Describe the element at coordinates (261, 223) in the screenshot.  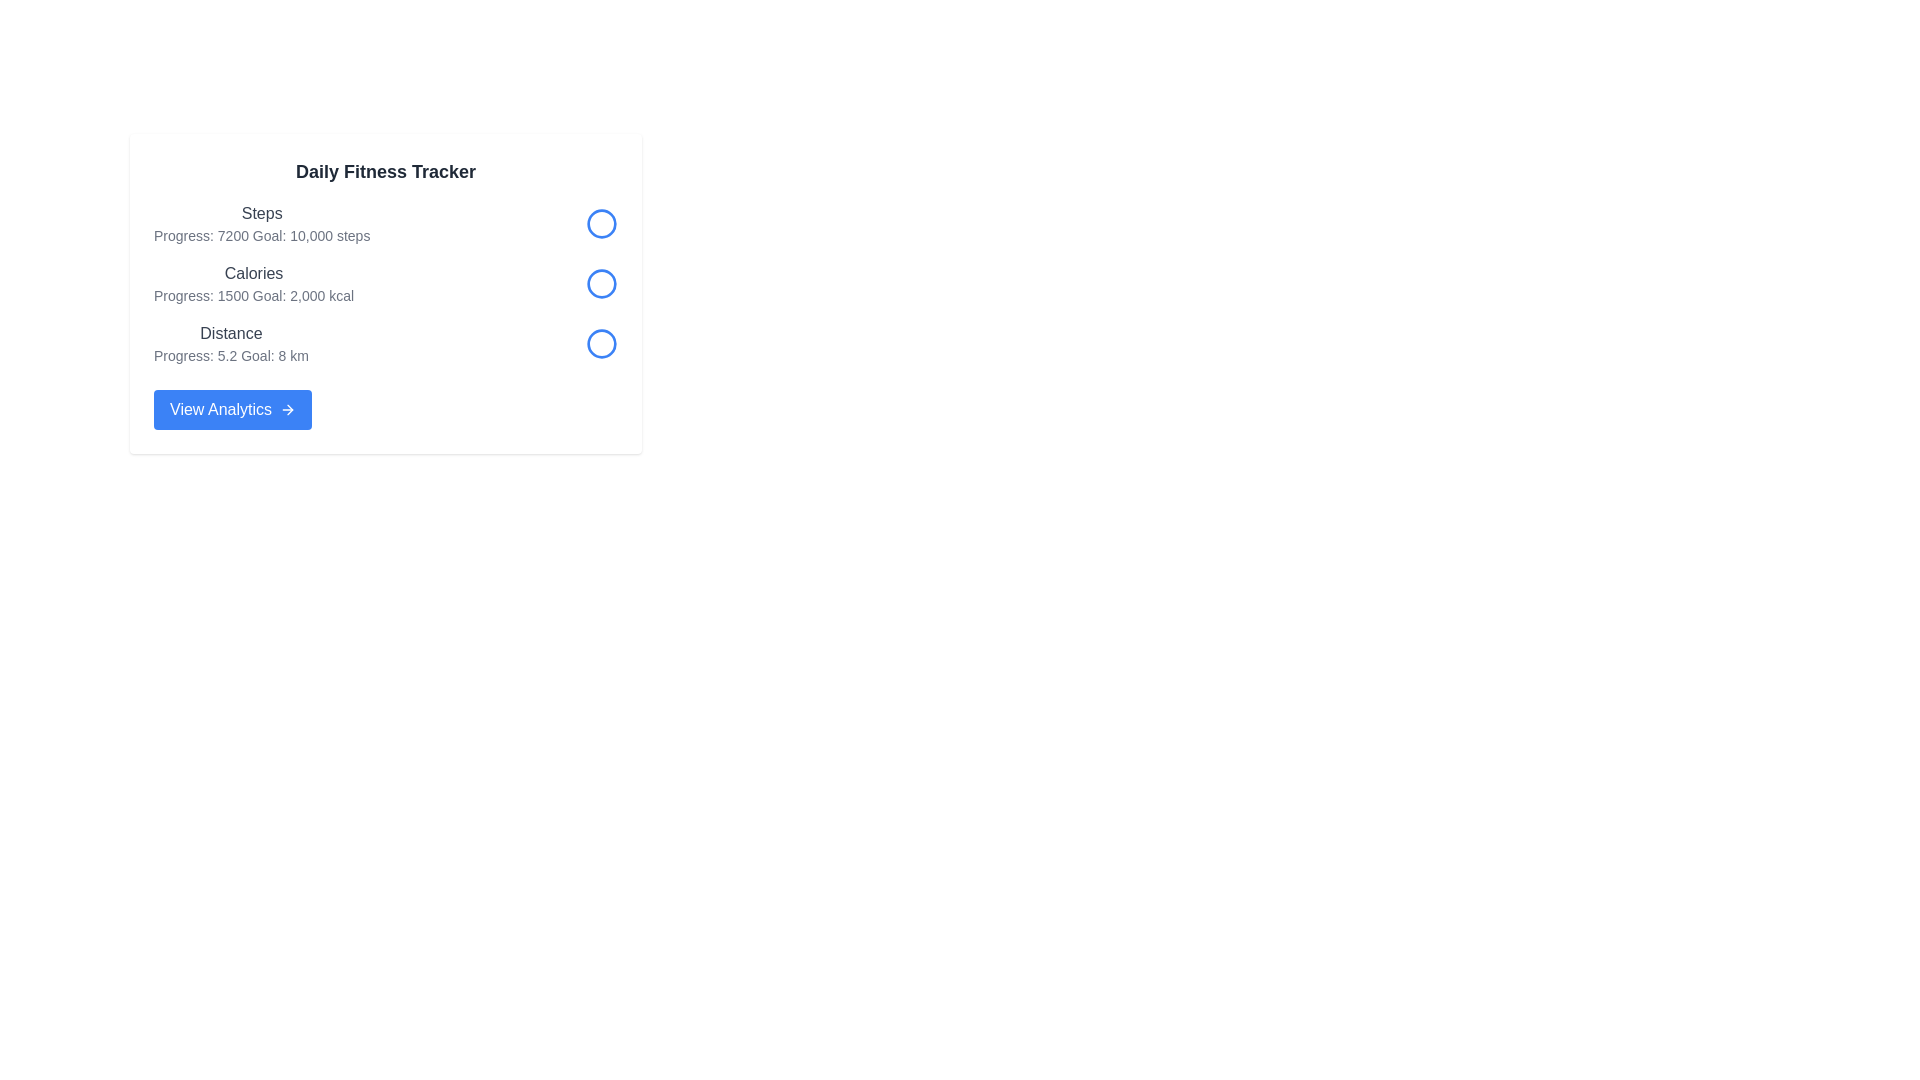
I see `the 'Steps' text display element that shows progress information in a fitness tracker interface` at that location.